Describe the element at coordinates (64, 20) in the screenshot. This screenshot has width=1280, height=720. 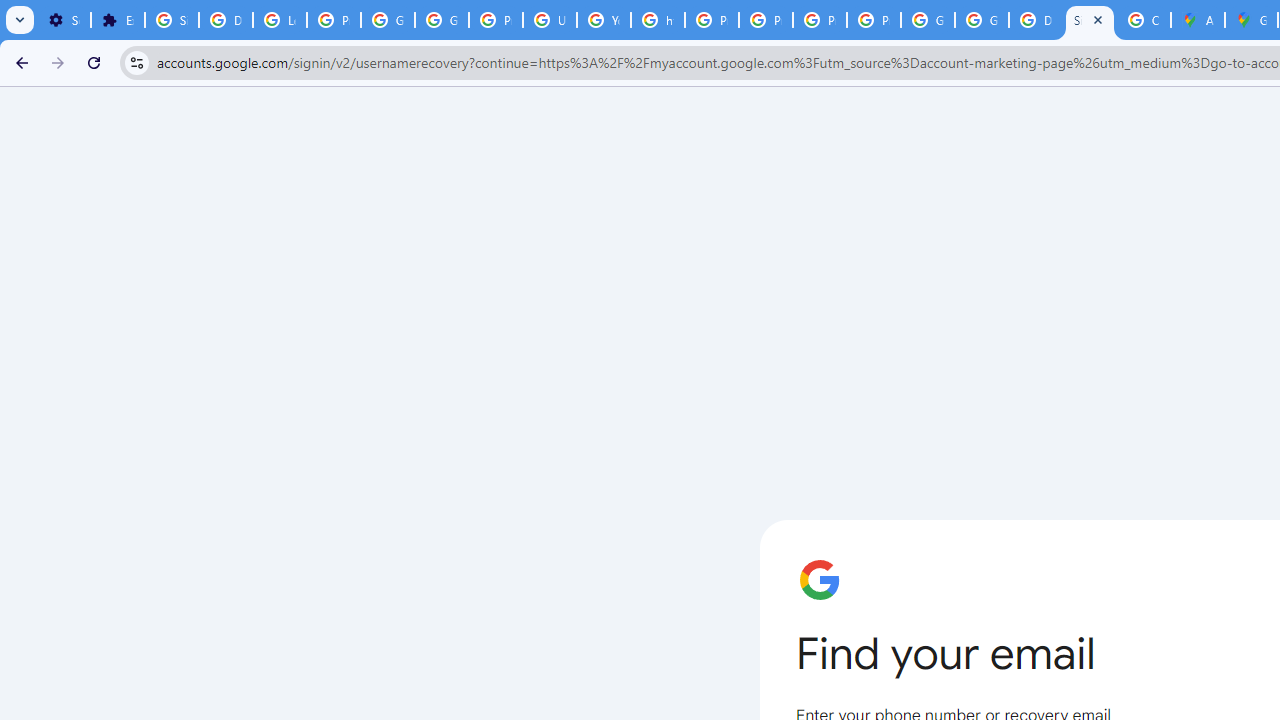
I see `'Settings - On startup'` at that location.